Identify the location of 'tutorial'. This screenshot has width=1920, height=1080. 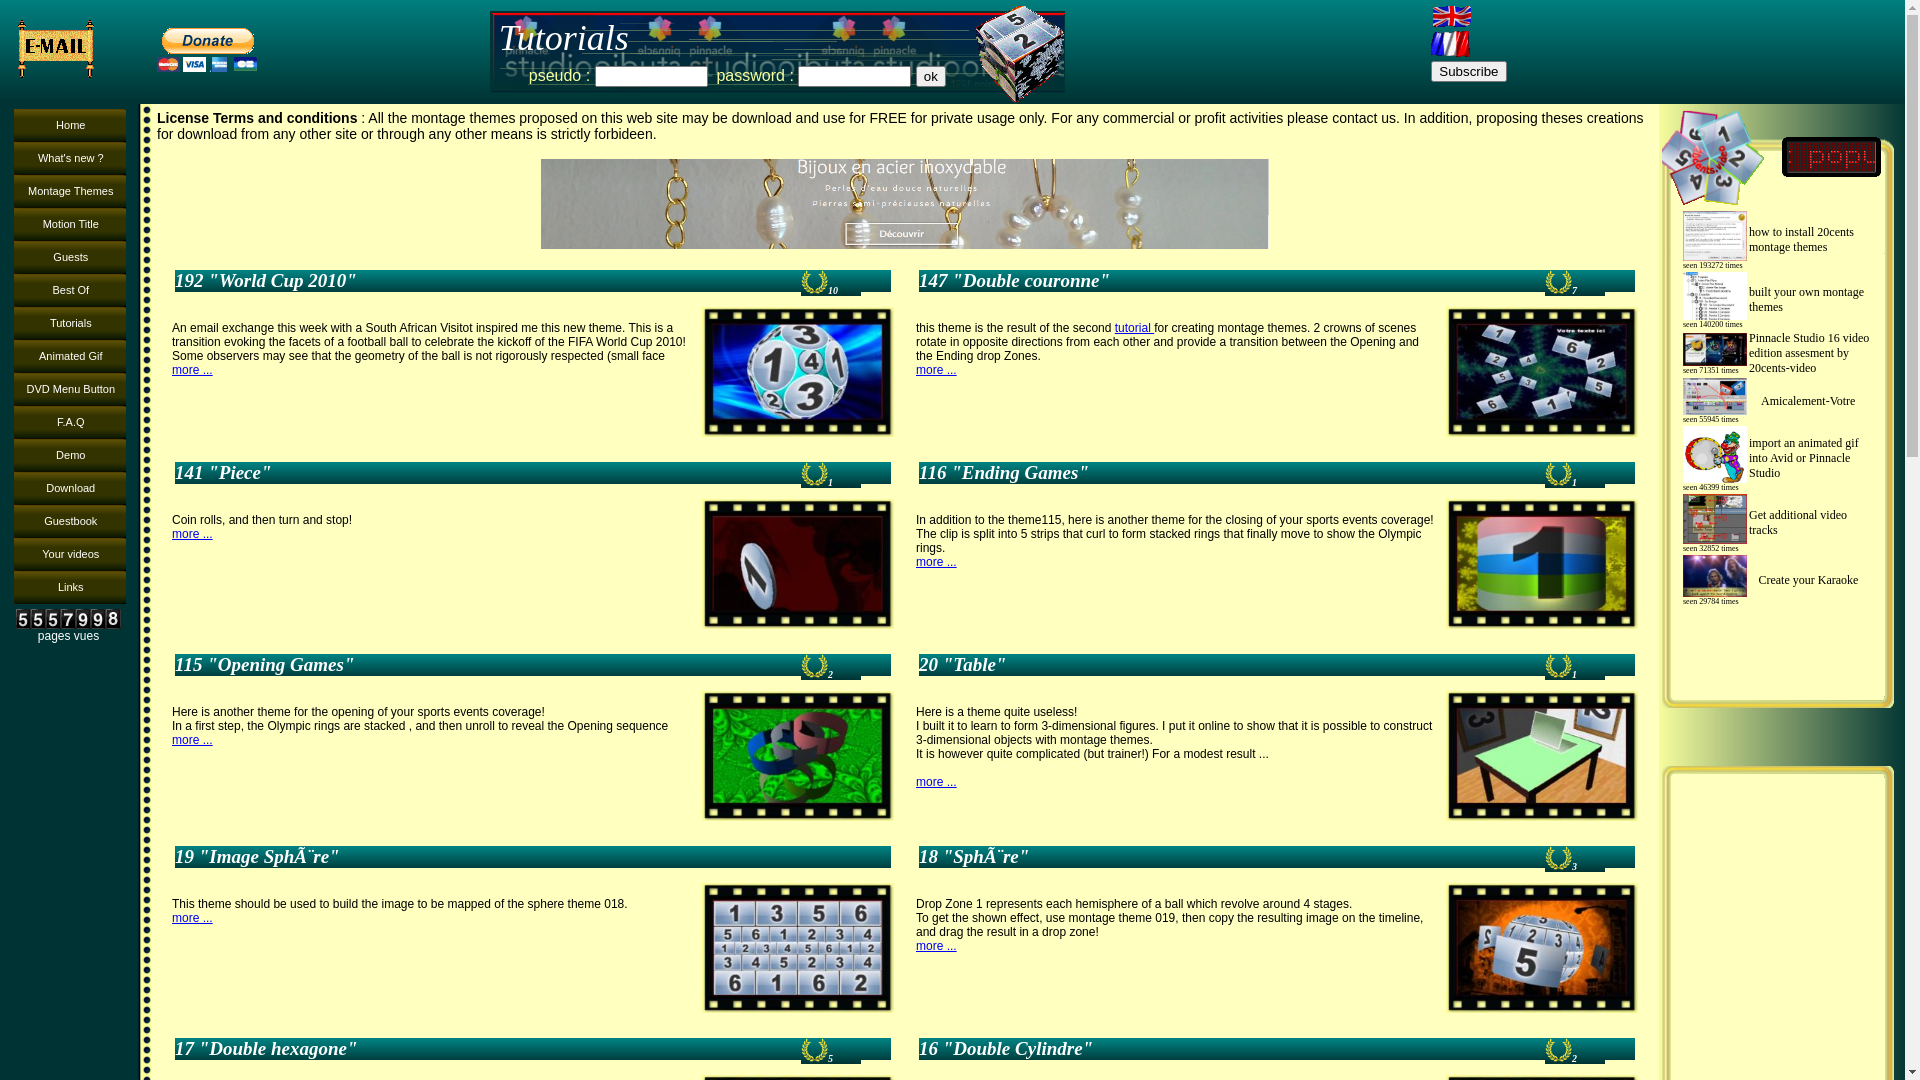
(1134, 326).